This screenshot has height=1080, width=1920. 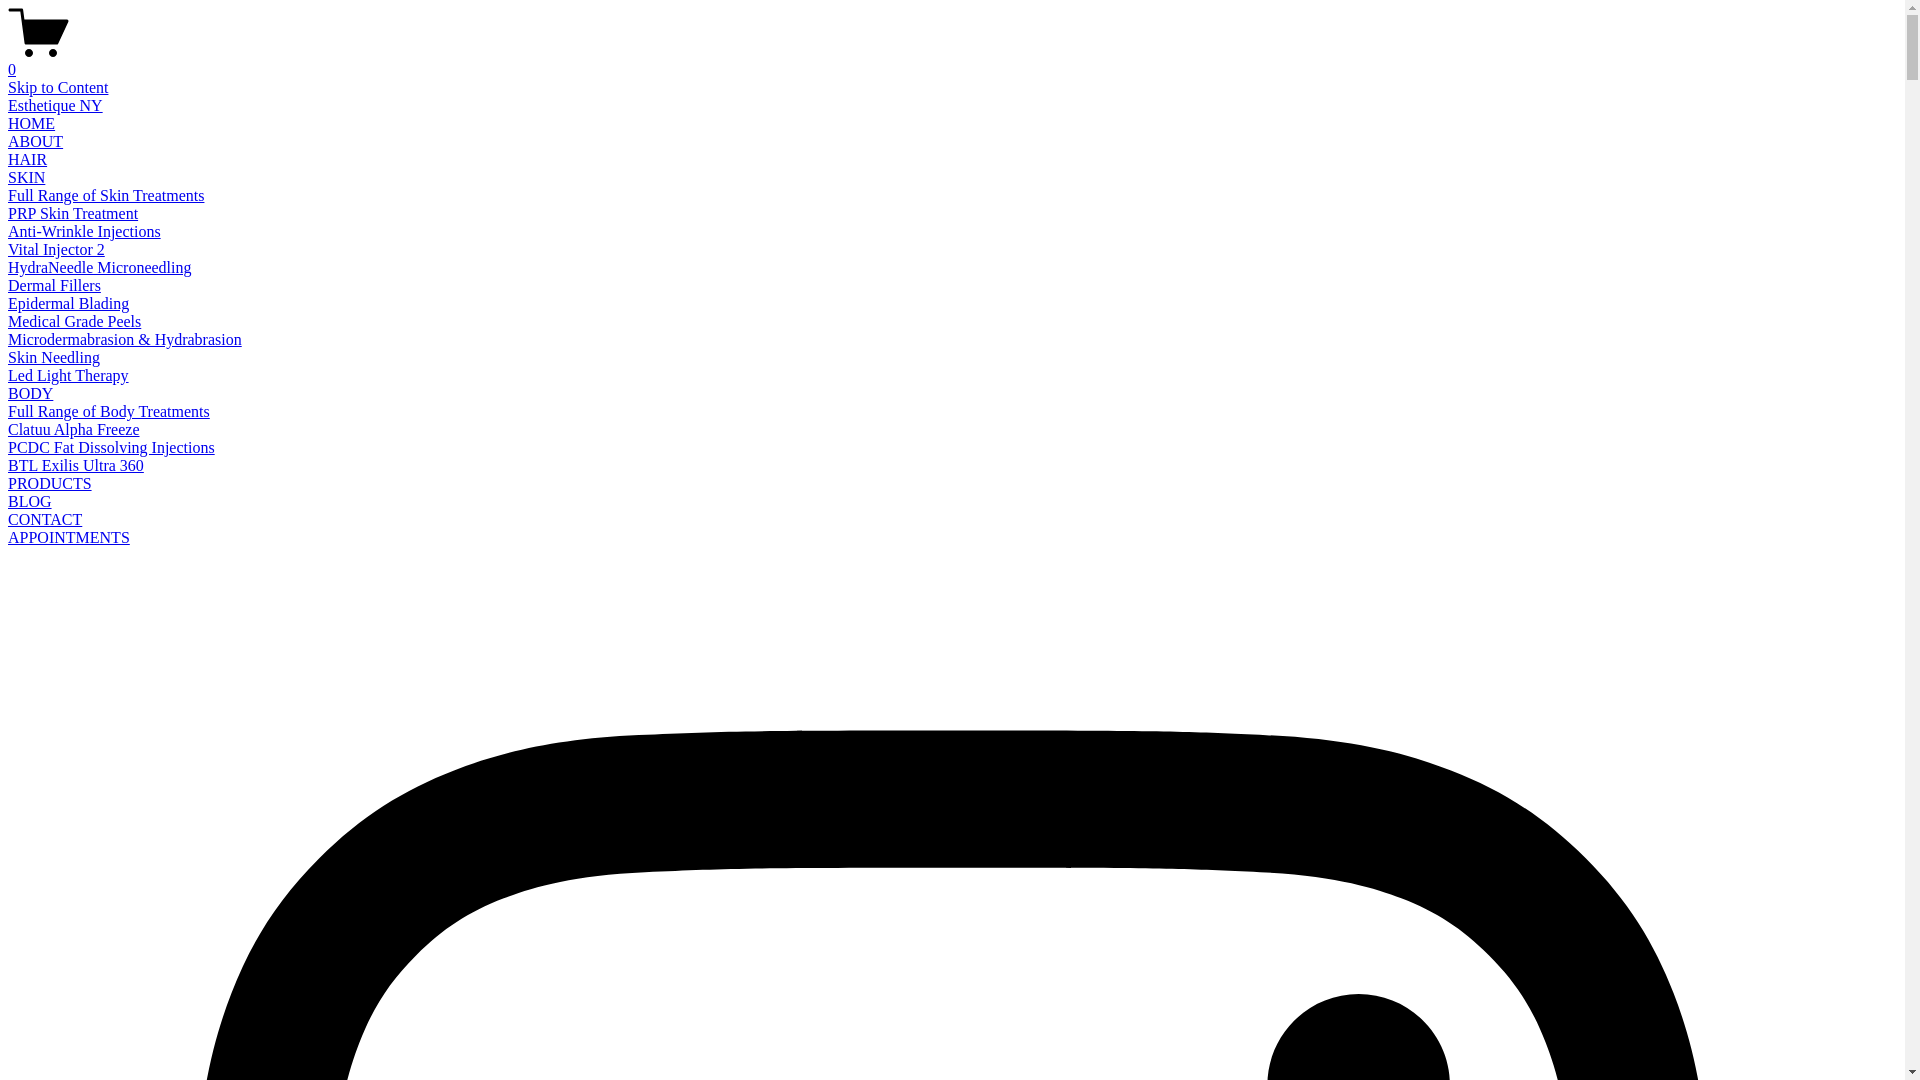 I want to click on 'PRP Skin Treatment', so click(x=8, y=213).